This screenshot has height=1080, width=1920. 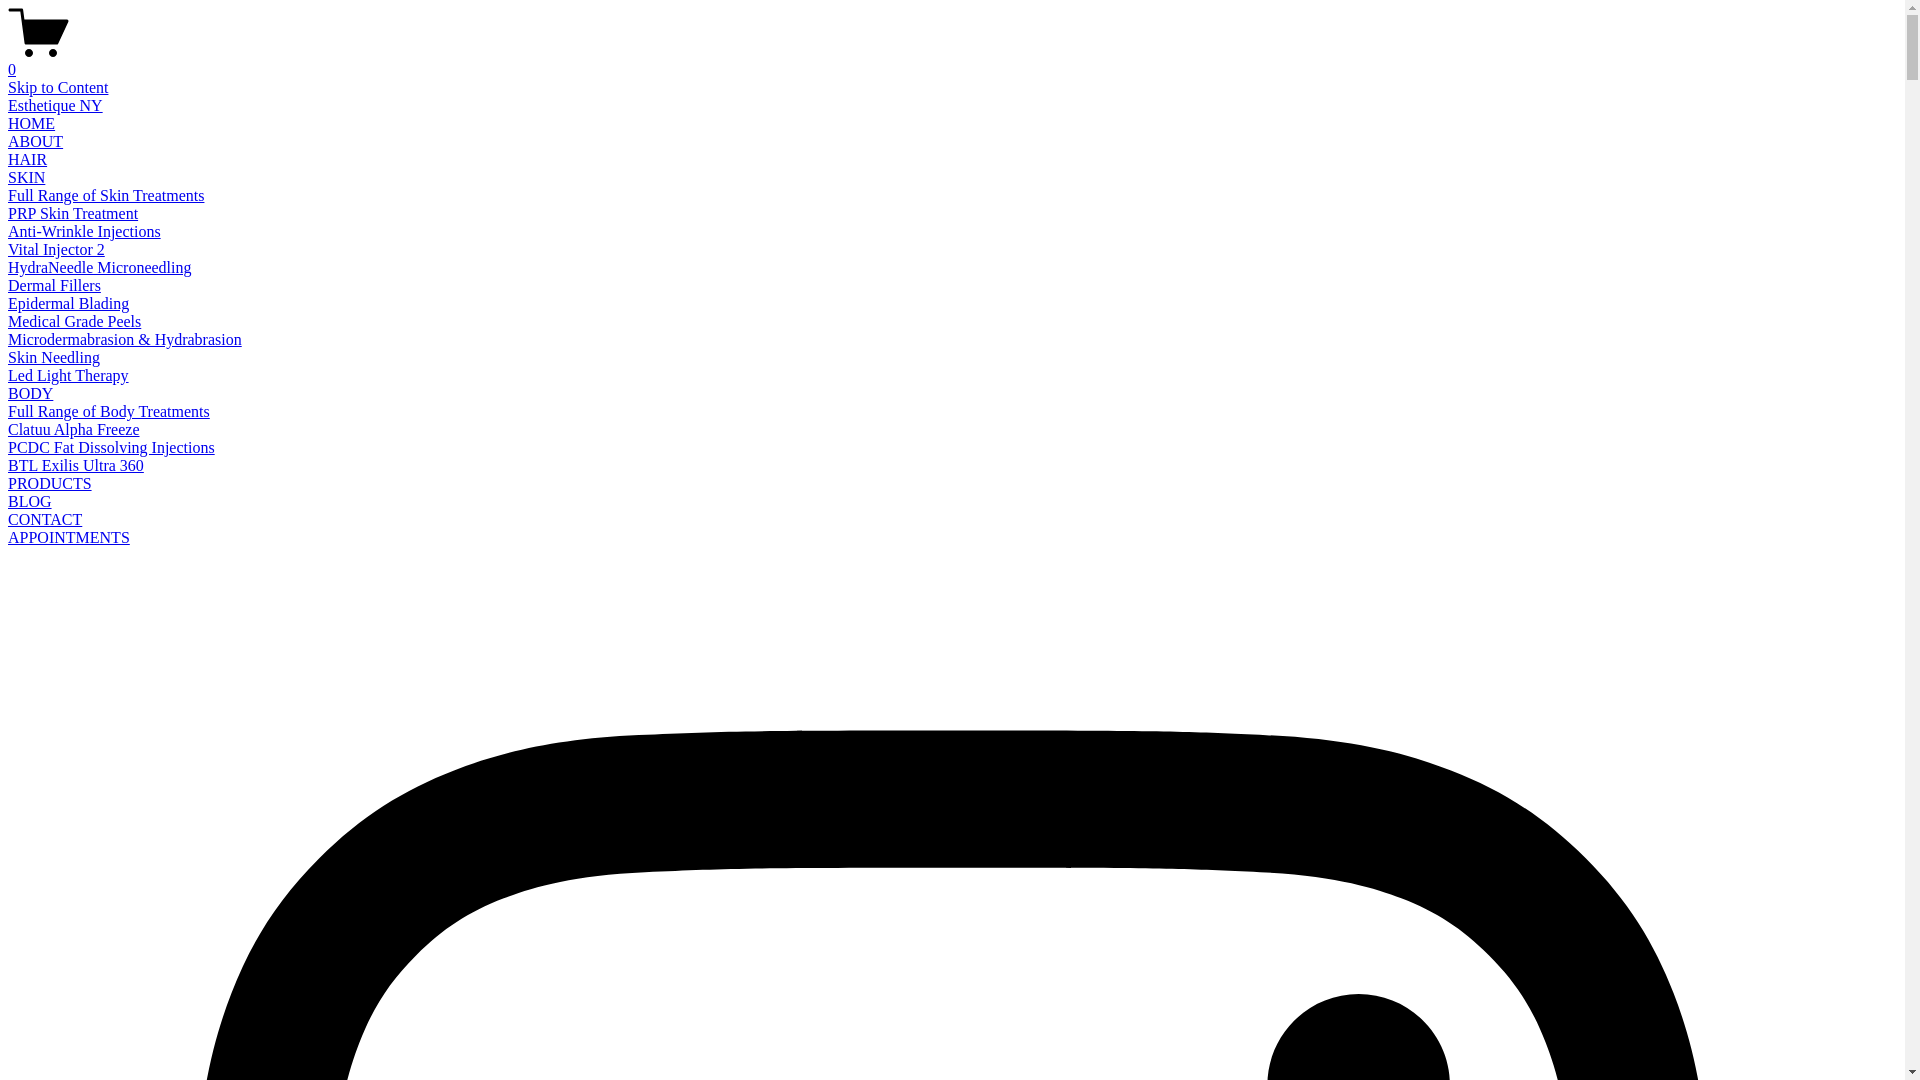 I want to click on 'PRP Skin Treatment', so click(x=8, y=213).